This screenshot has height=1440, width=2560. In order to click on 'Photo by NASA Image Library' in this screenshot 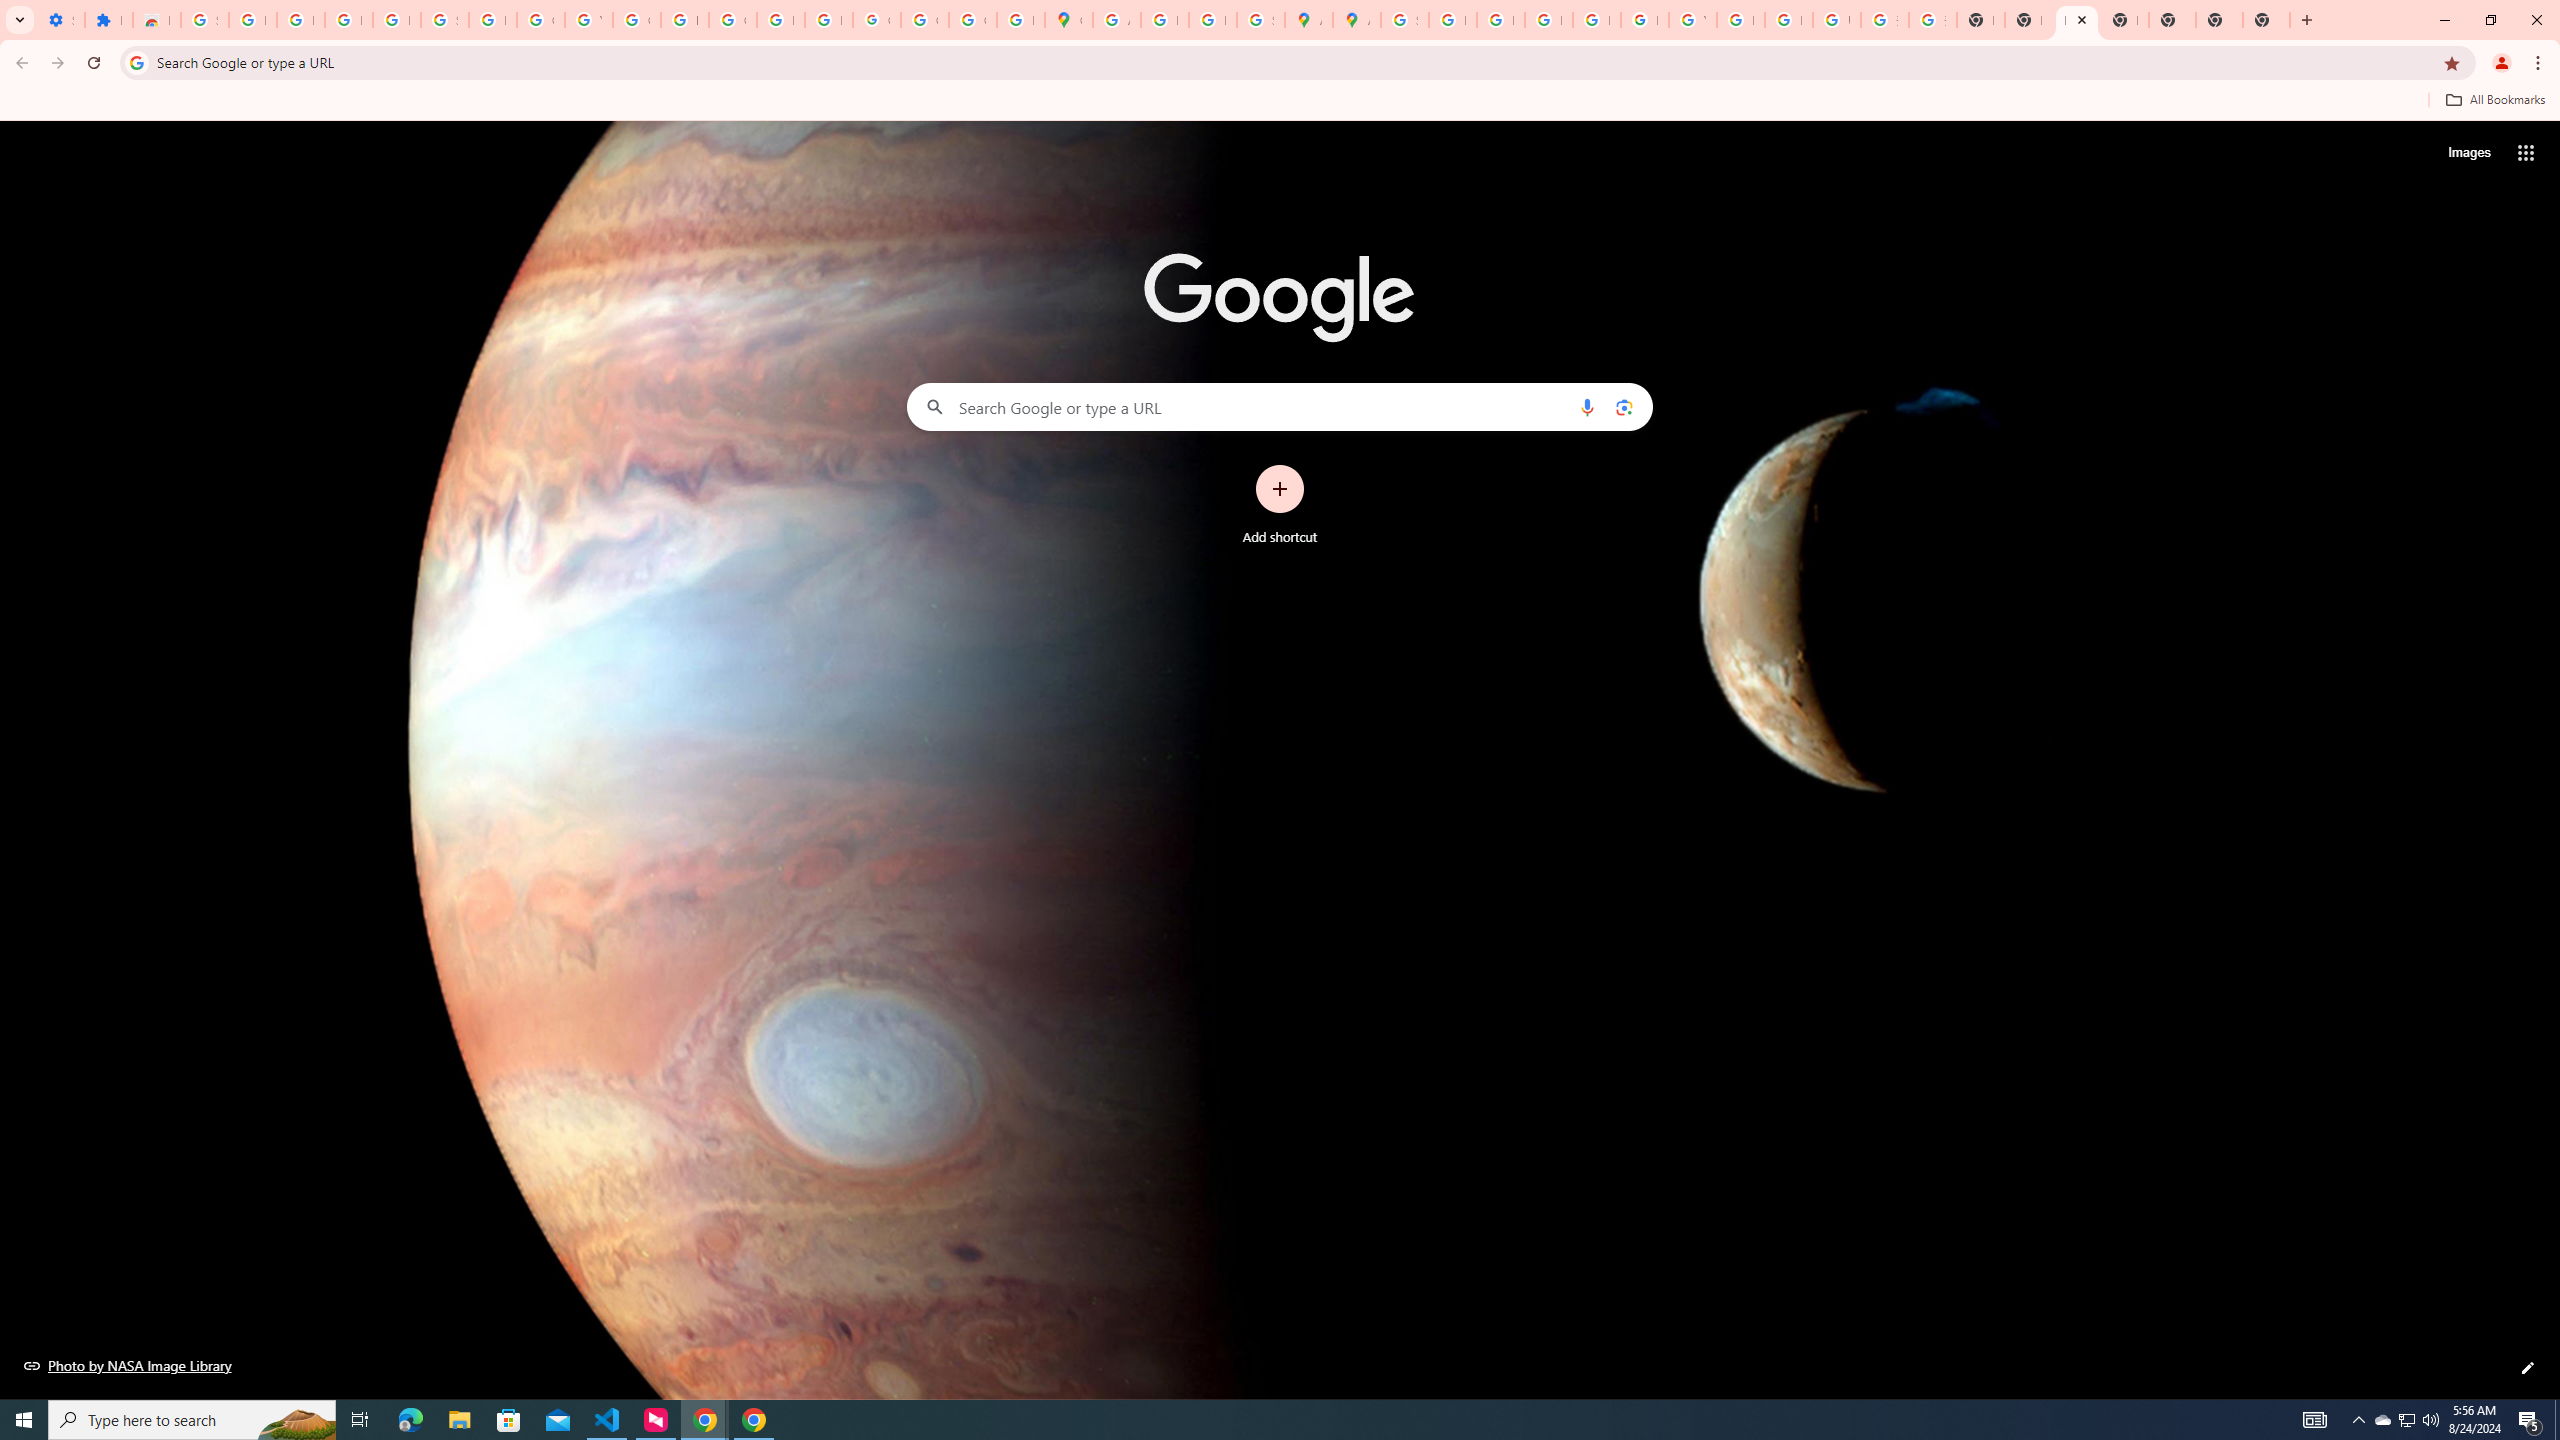, I will do `click(127, 1364)`.